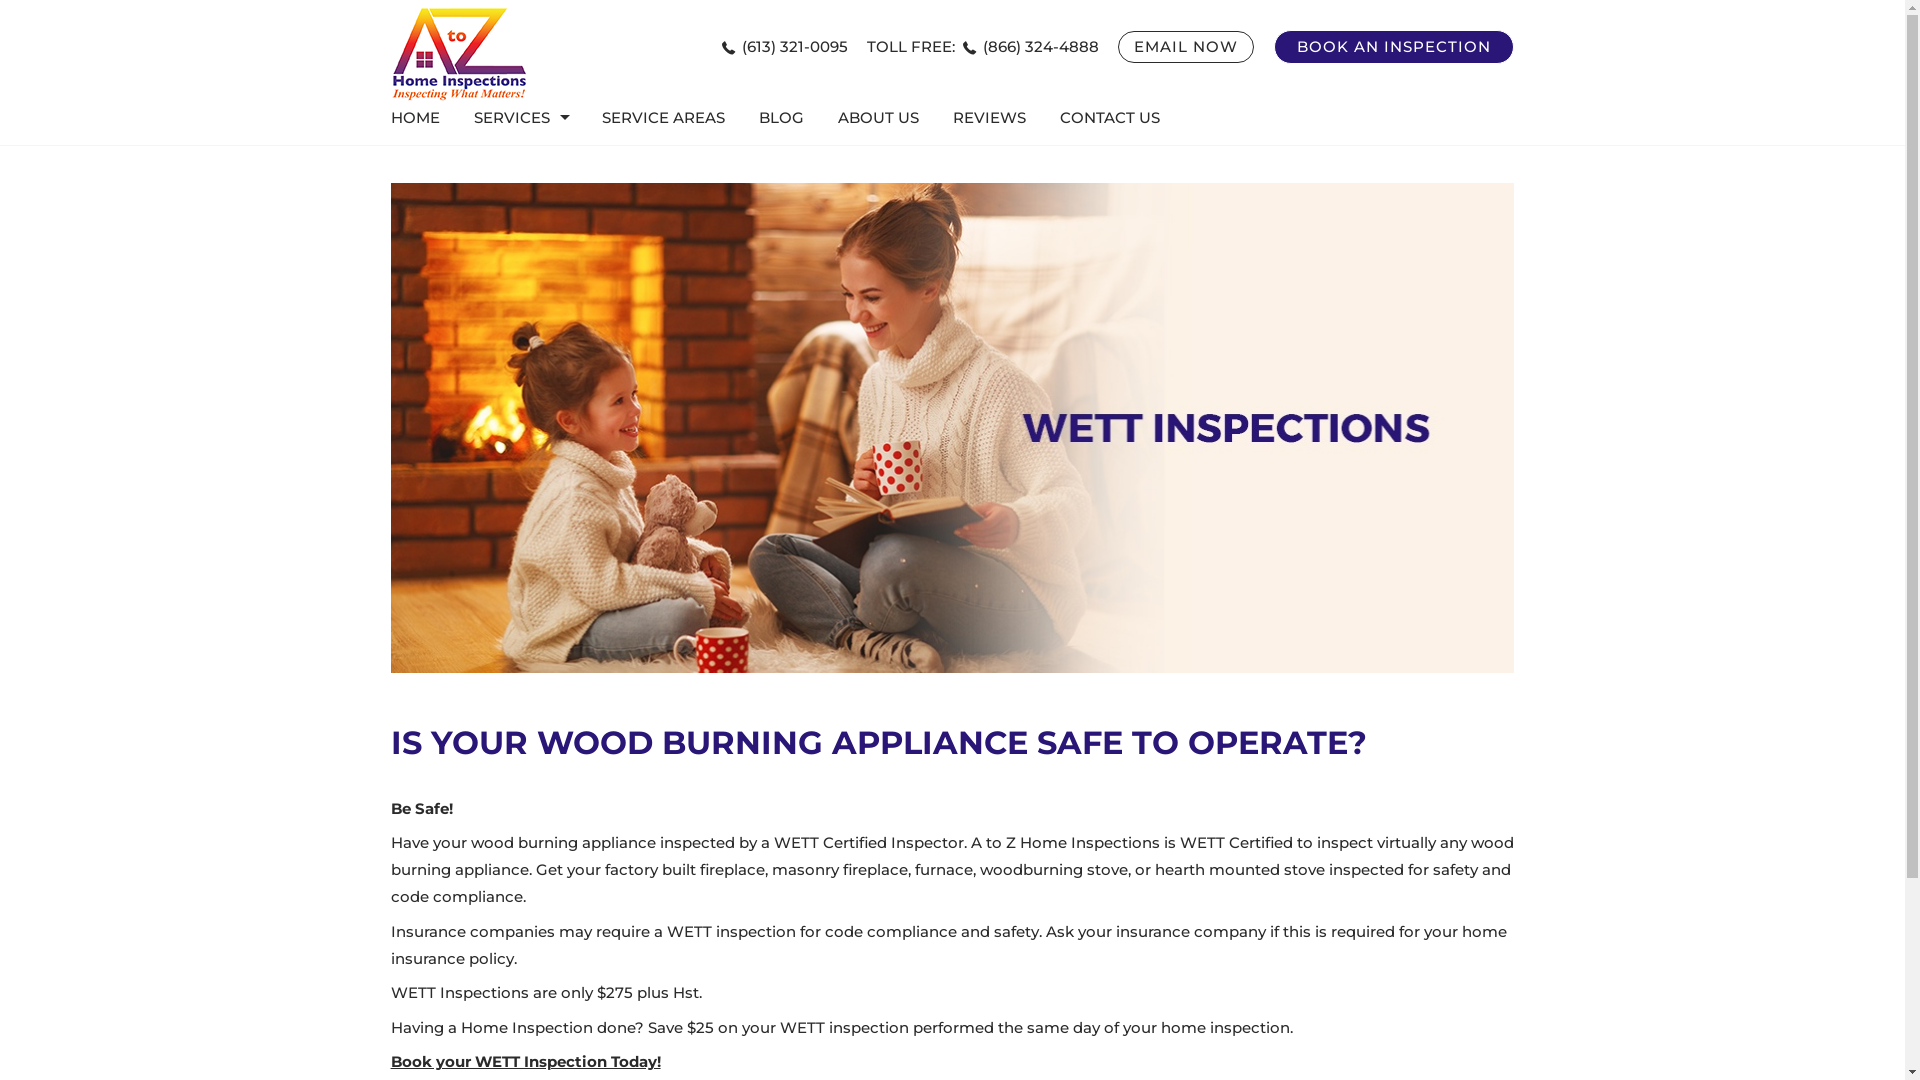 The image size is (1920, 1080). What do you see at coordinates (1108, 117) in the screenshot?
I see `'CONTACT US'` at bounding box center [1108, 117].